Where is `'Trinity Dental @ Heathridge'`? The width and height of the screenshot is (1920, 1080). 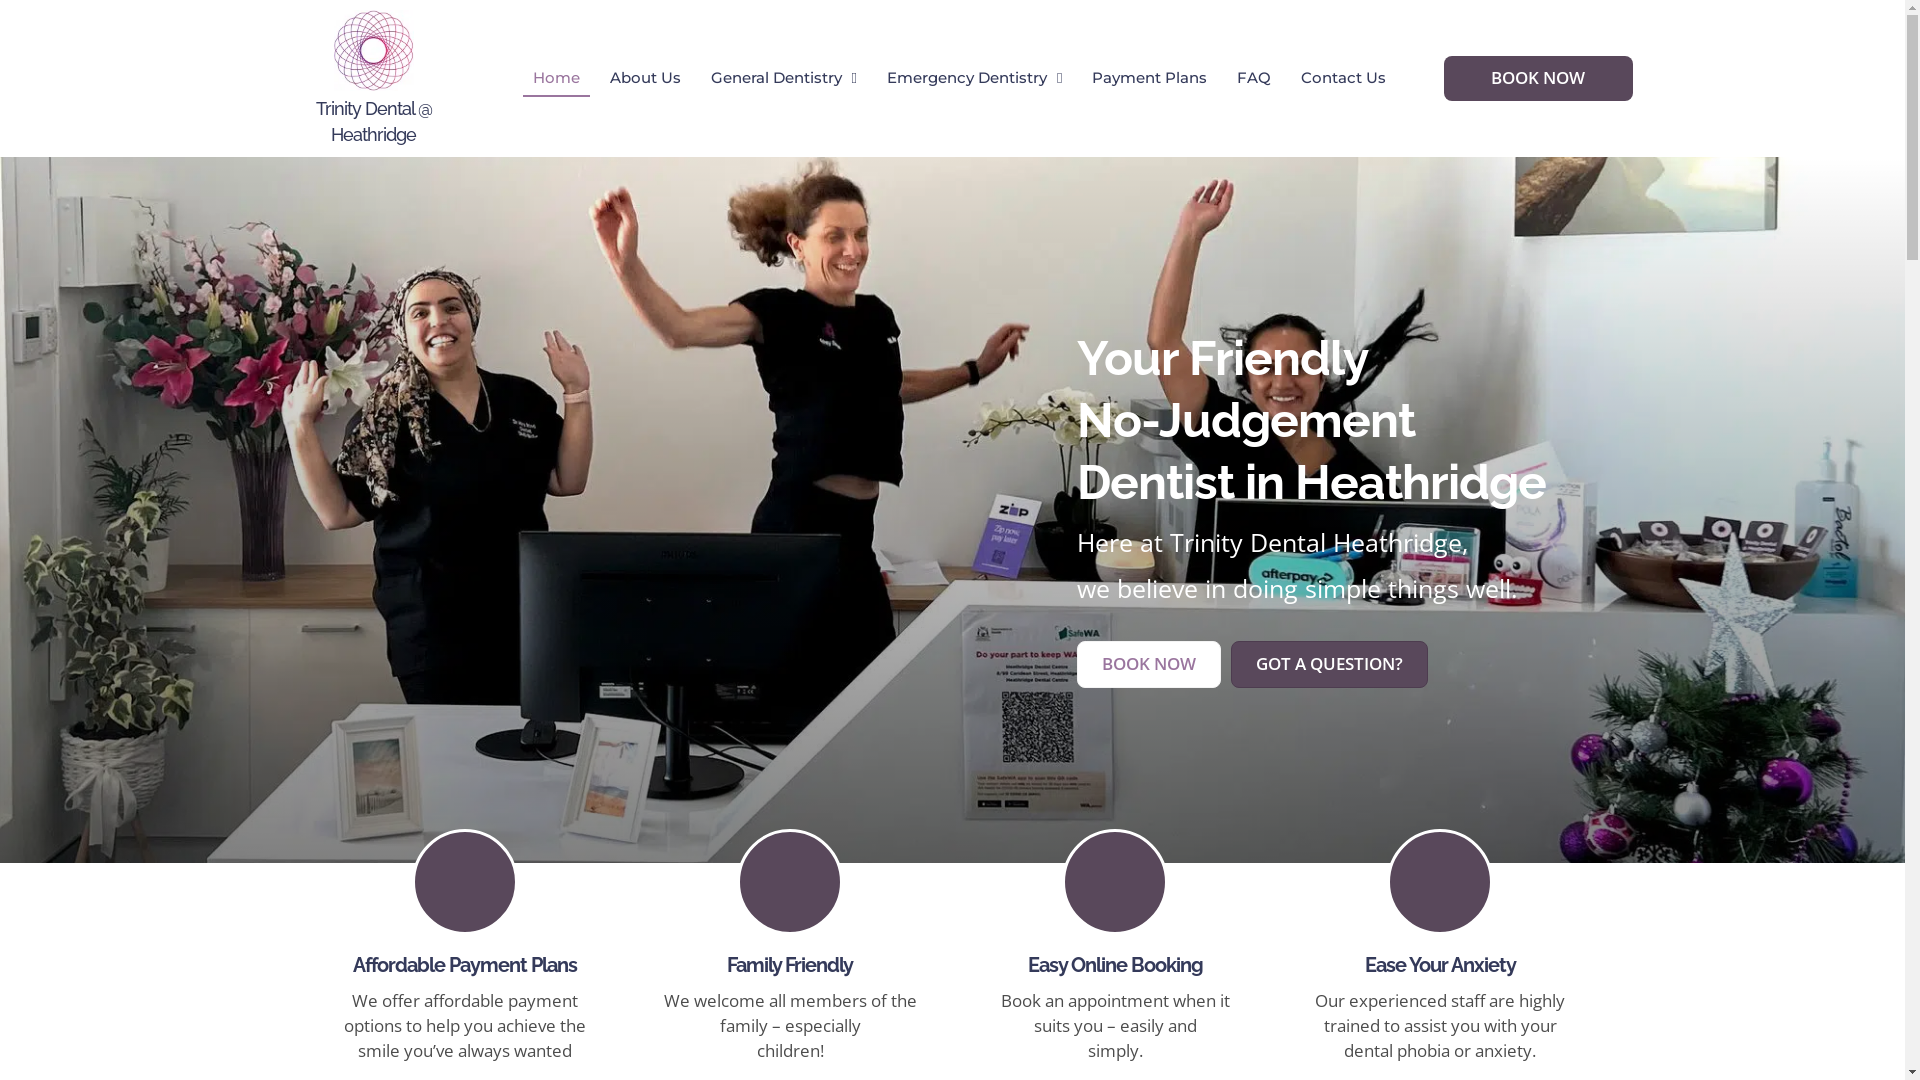
'Trinity Dental @ Heathridge' is located at coordinates (374, 120).